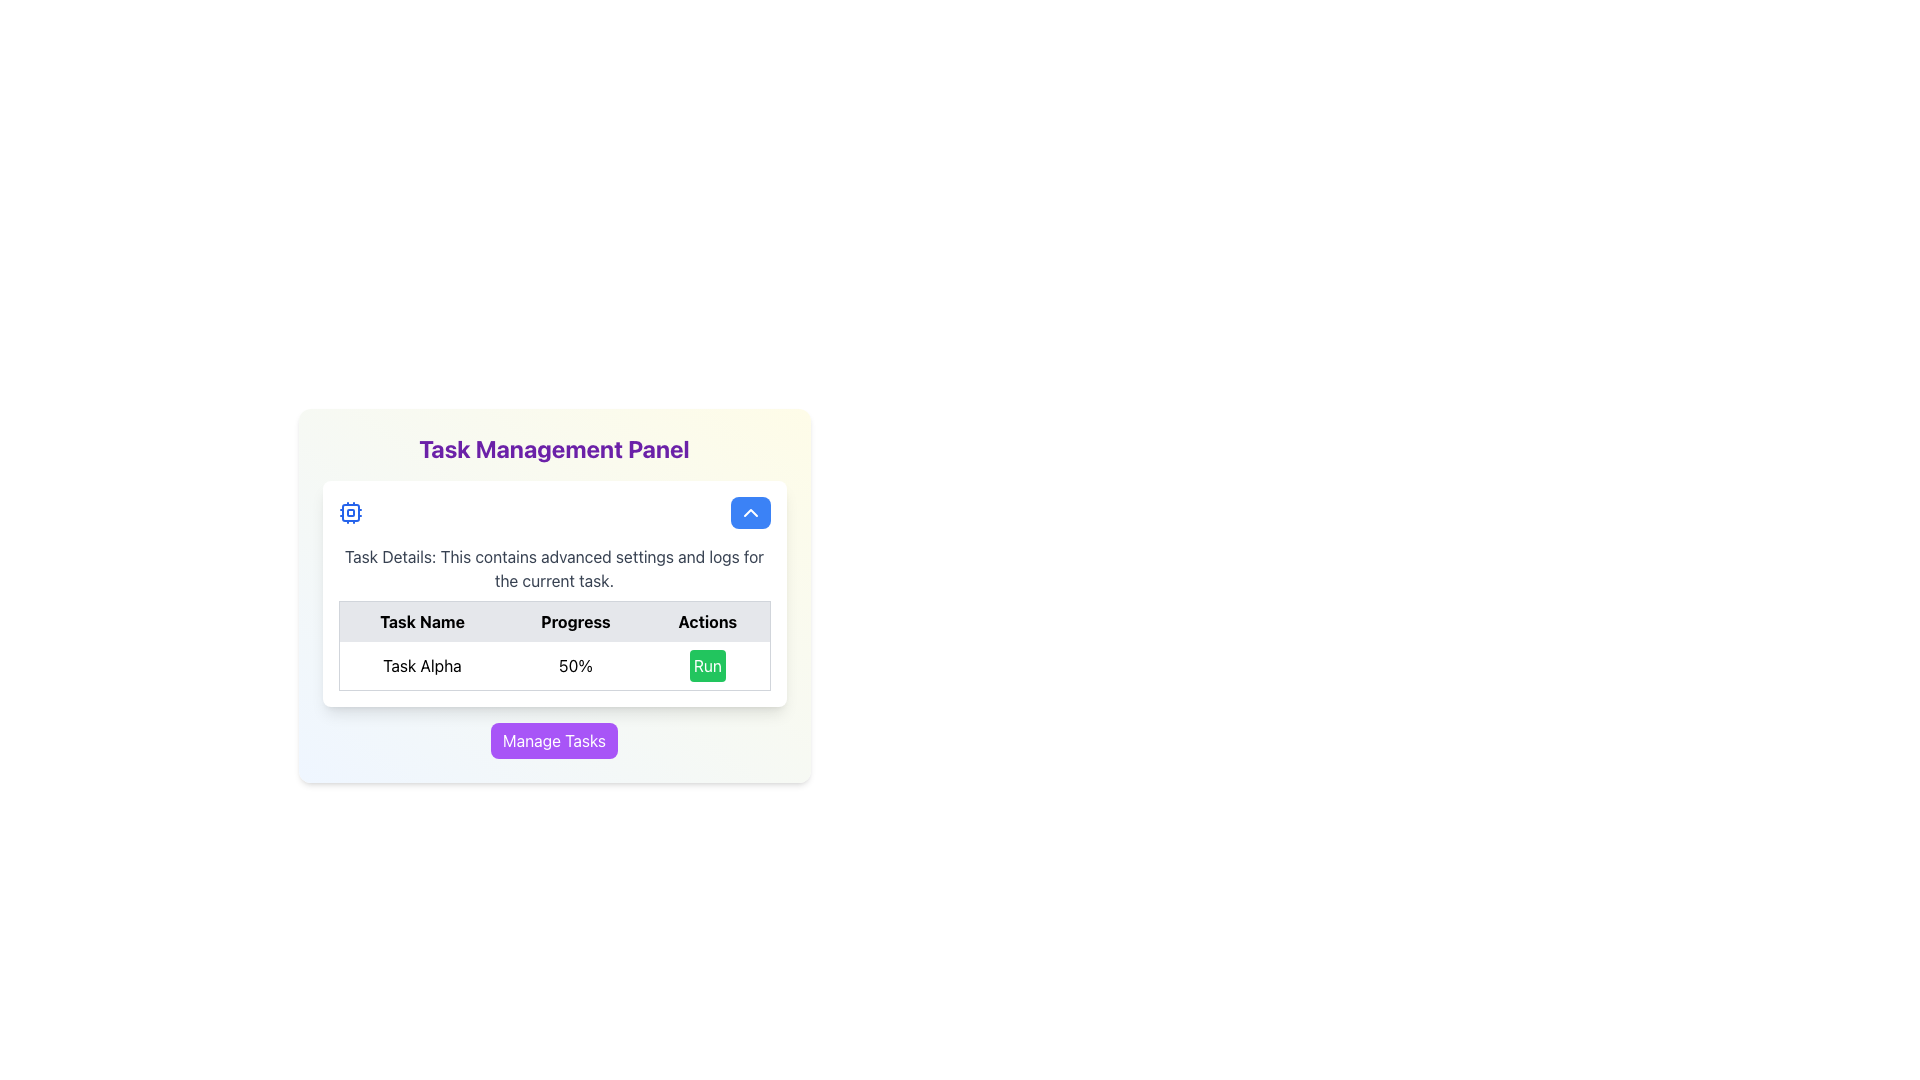 The width and height of the screenshot is (1920, 1080). I want to click on the 'Run' button for 'Task Alpha', so click(708, 666).